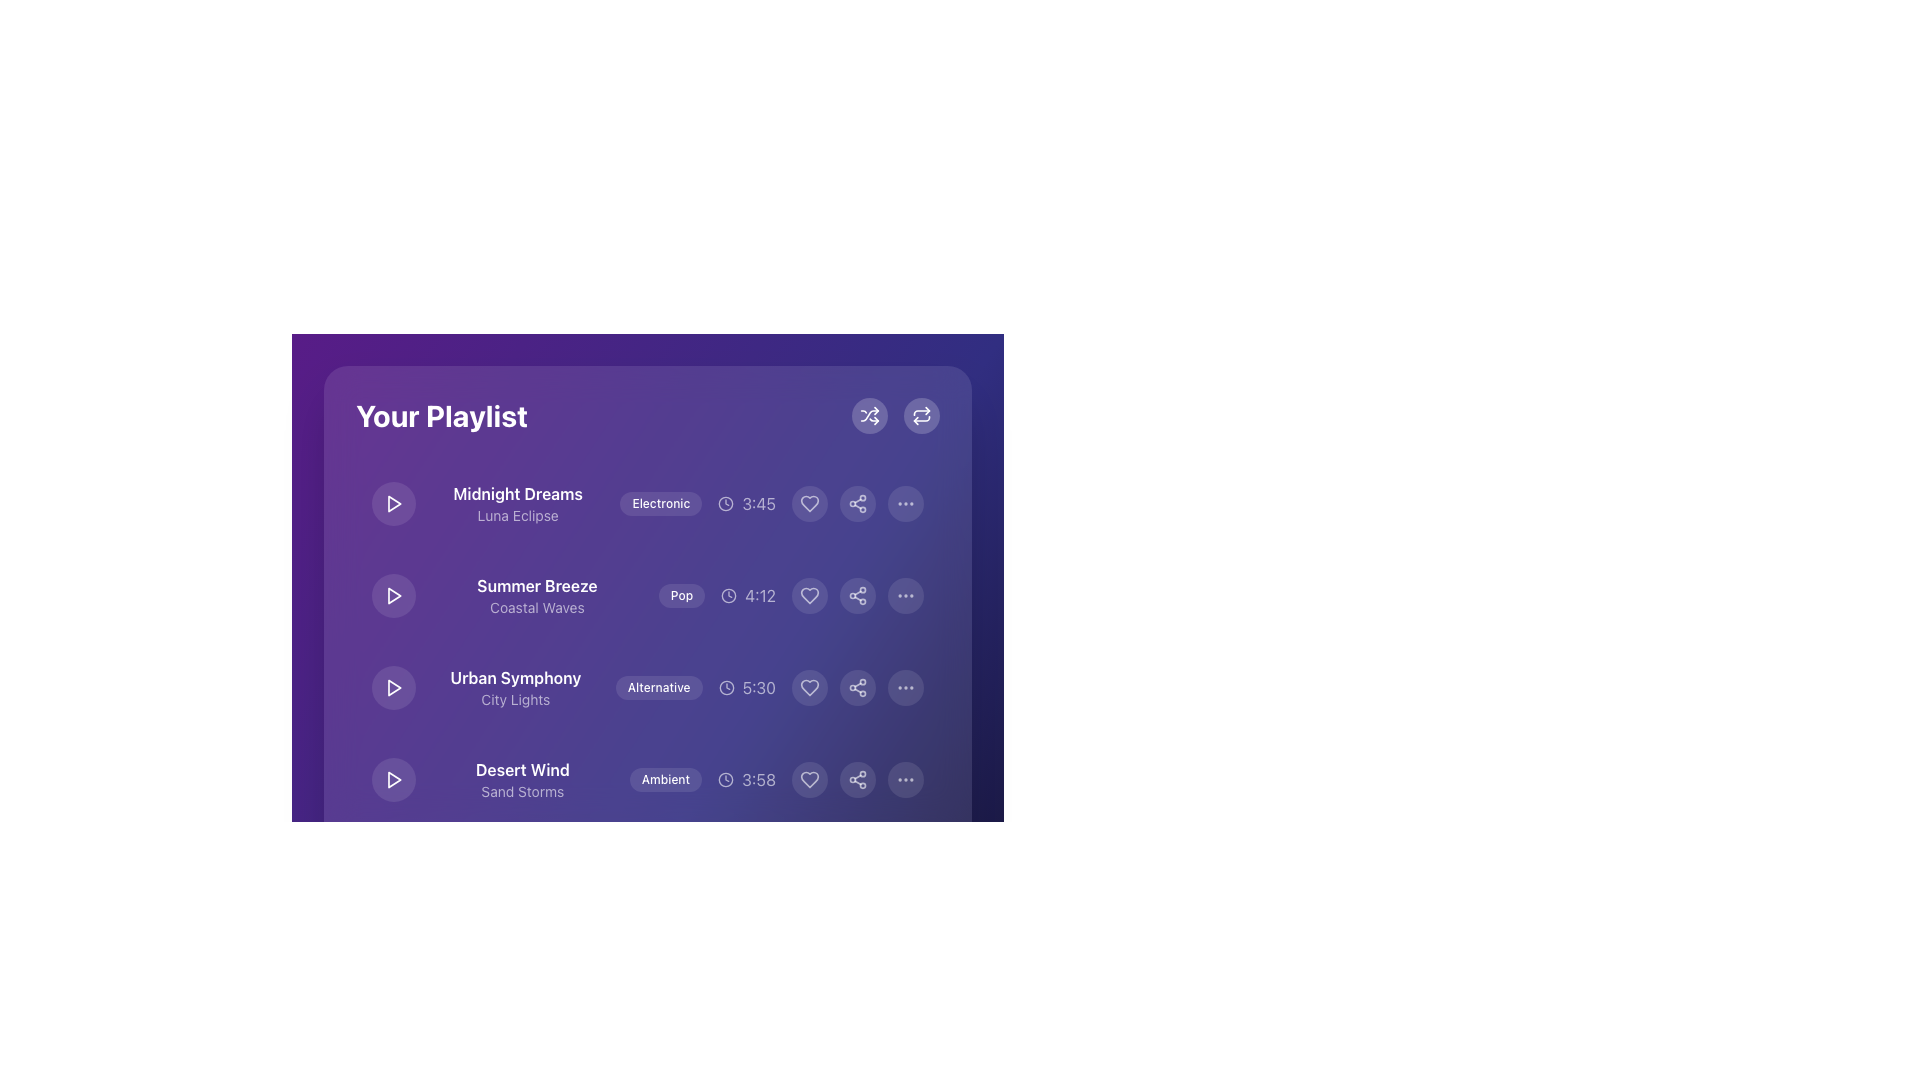  Describe the element at coordinates (725, 778) in the screenshot. I see `the circular clock icon with a white outline next to the '3:58' text for the 'Desert Wind' playlist item` at that location.